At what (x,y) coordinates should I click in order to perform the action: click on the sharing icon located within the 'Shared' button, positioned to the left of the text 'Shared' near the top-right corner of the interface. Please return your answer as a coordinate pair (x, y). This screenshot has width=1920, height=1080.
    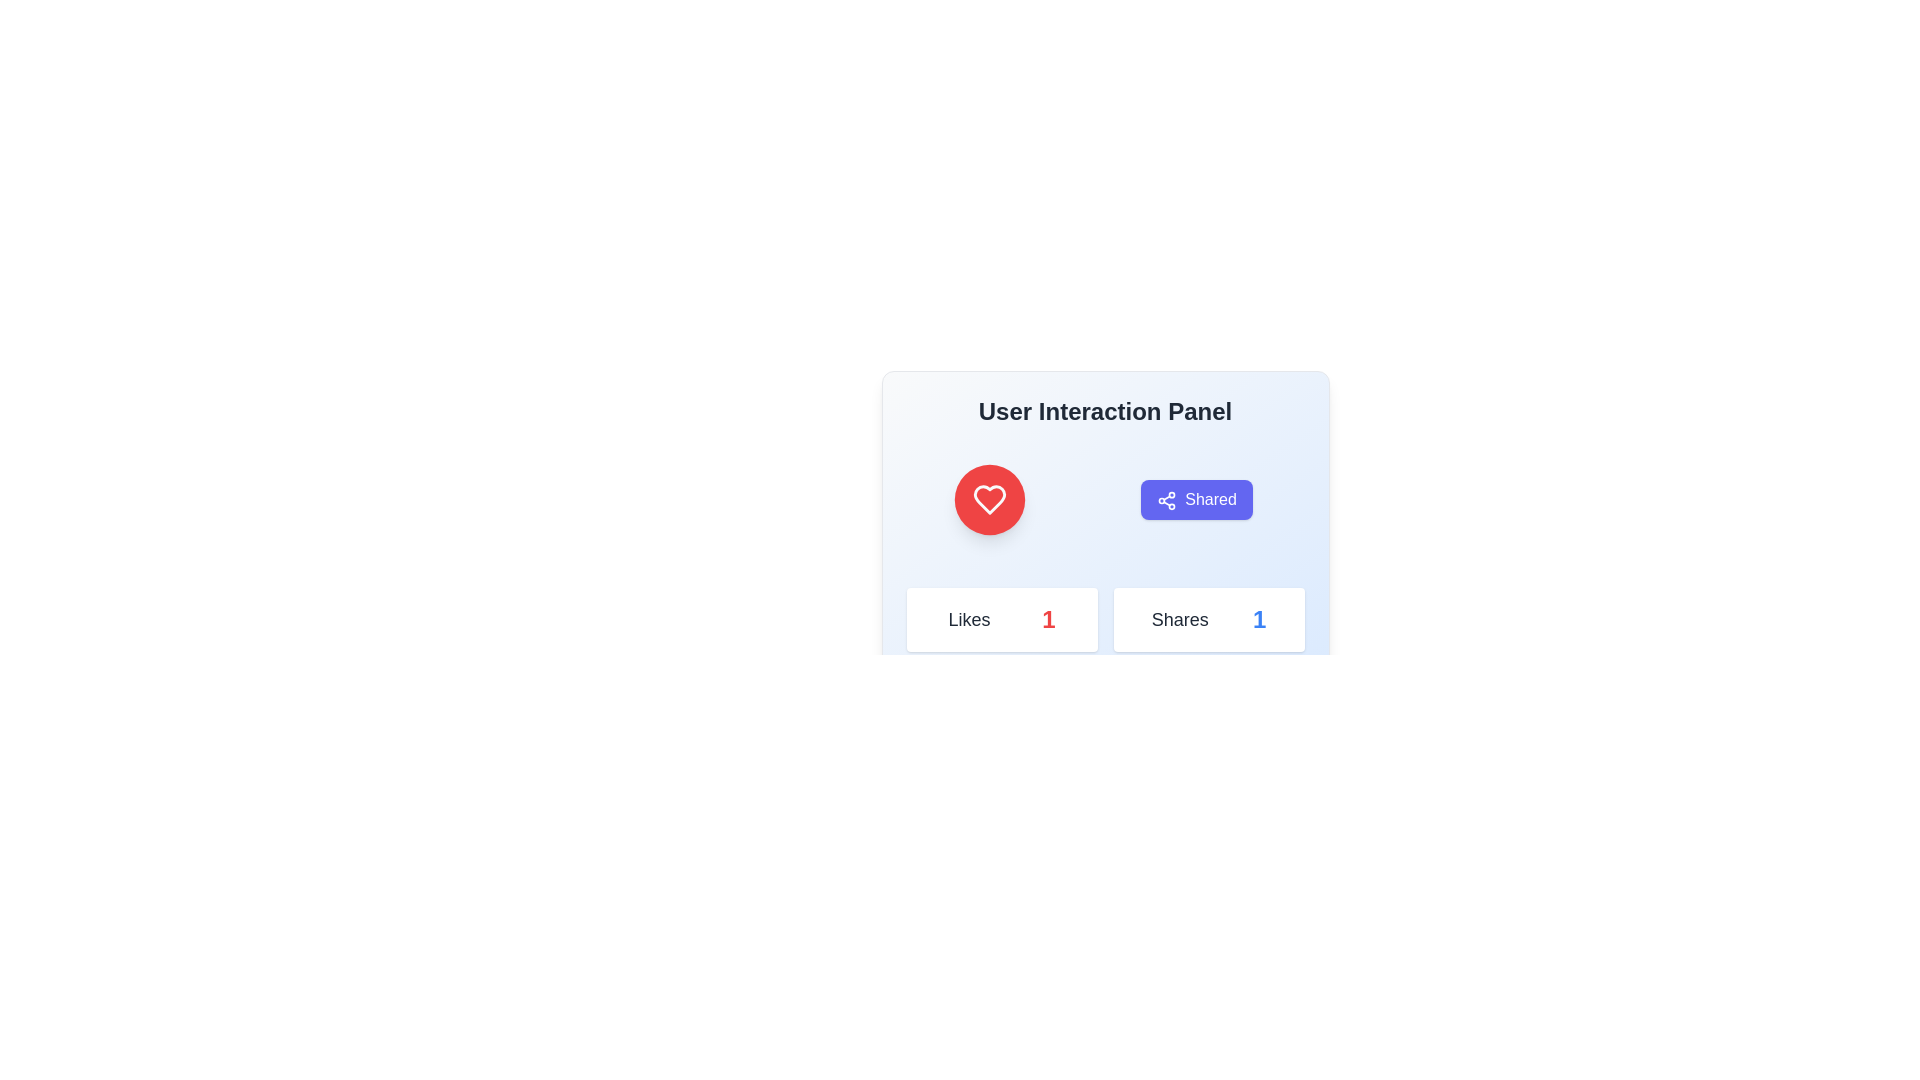
    Looking at the image, I should click on (1167, 499).